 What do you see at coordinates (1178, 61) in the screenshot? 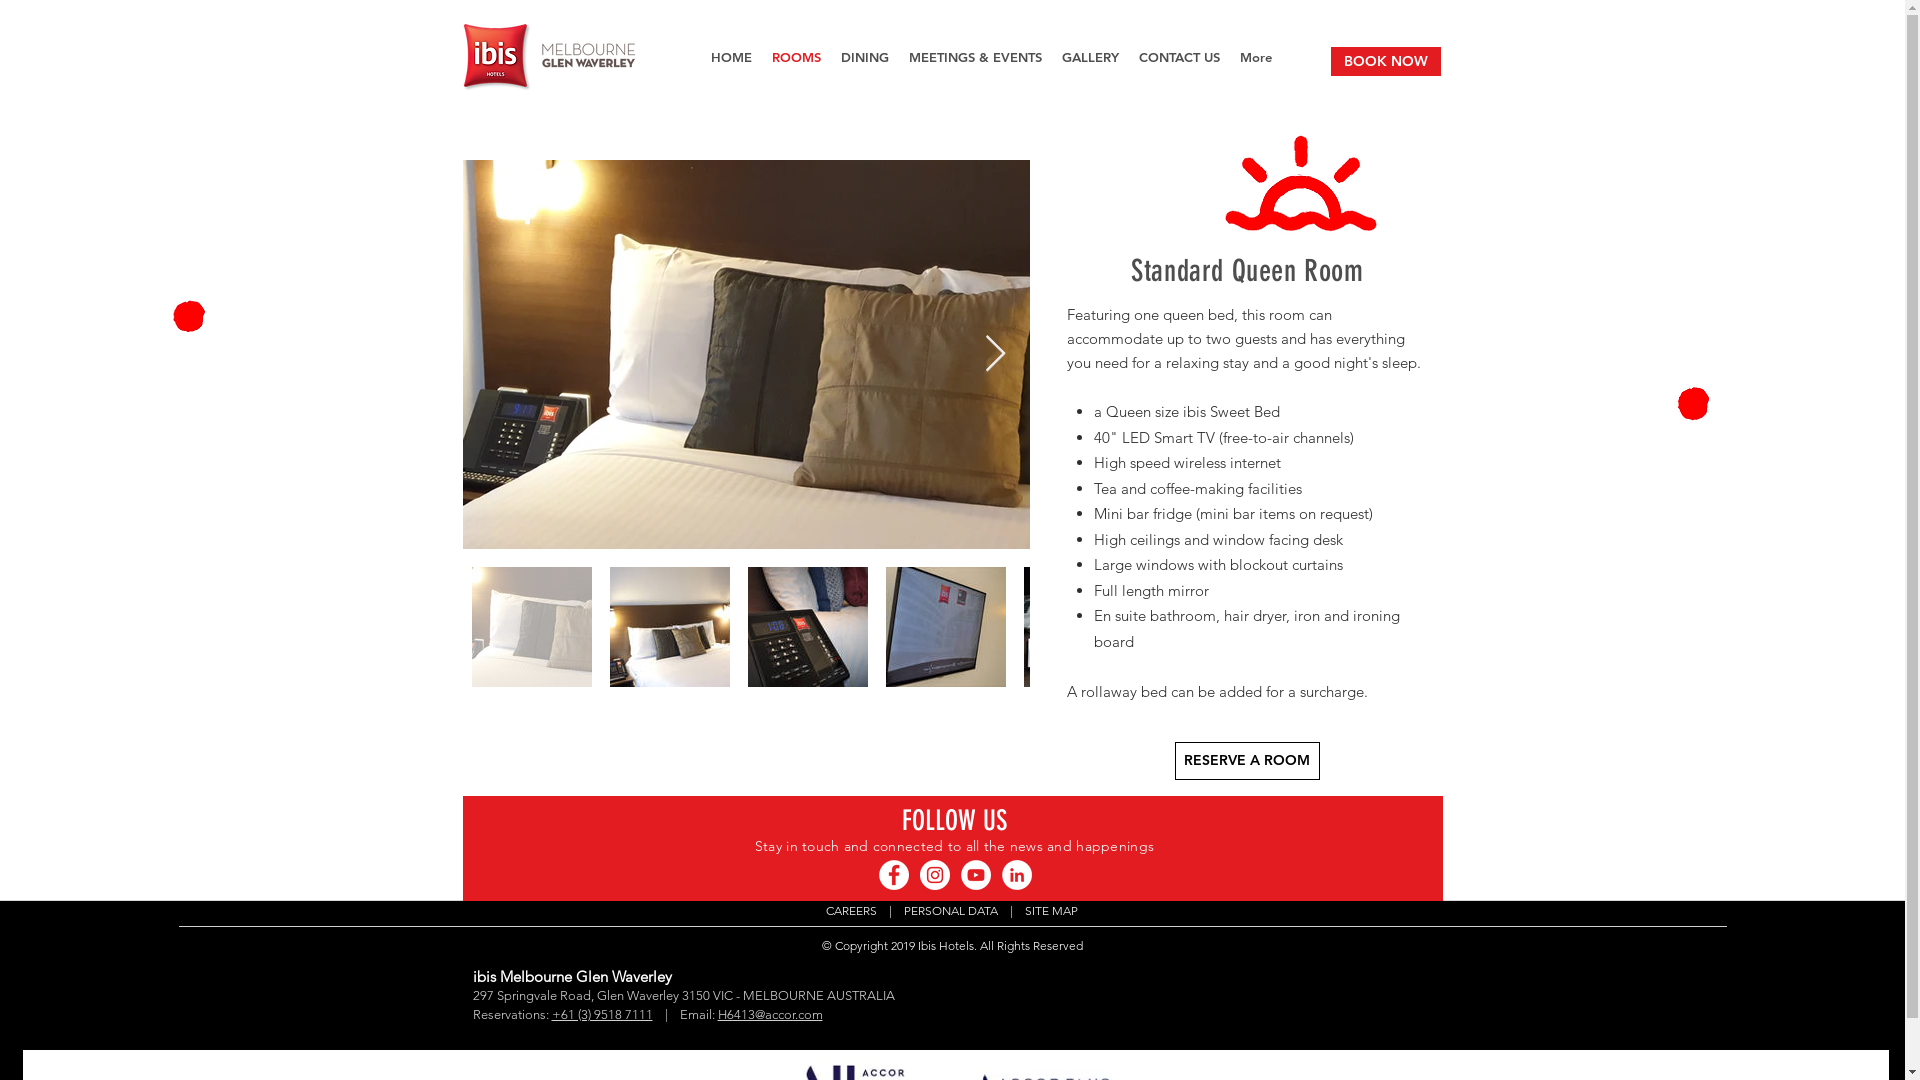
I see `'CONTACT US'` at bounding box center [1178, 61].